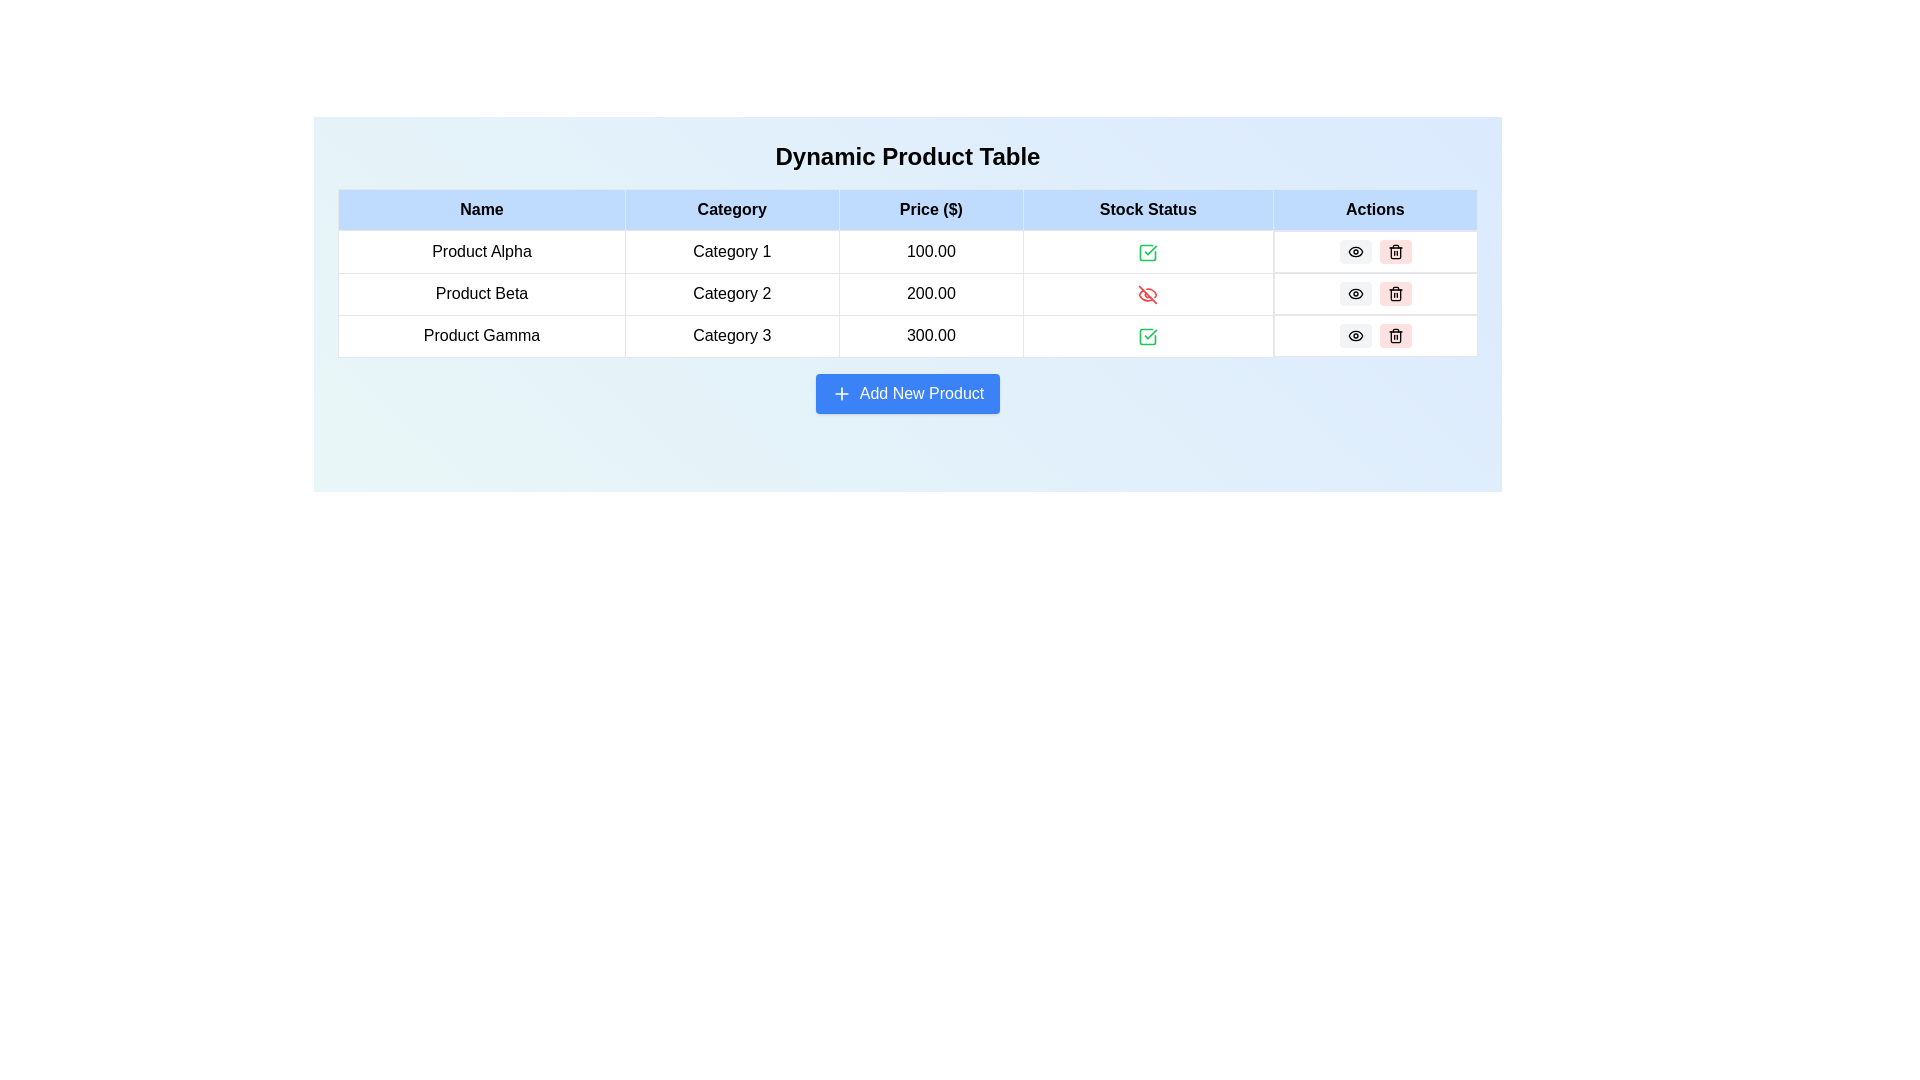 The width and height of the screenshot is (1920, 1080). What do you see at coordinates (930, 209) in the screenshot?
I see `the third column header cell of the 'Dynamic Product Table' that labels the price values in USD` at bounding box center [930, 209].